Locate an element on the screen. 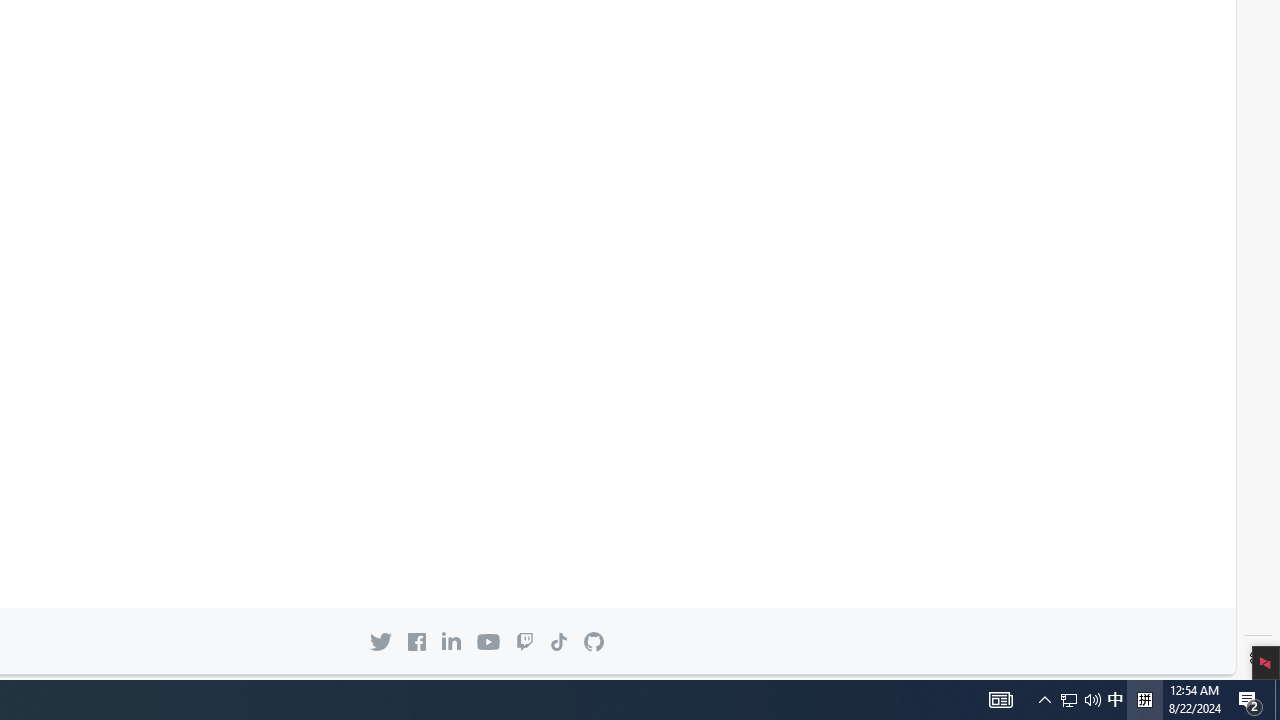 The width and height of the screenshot is (1280, 720). 'GitHub on Twitch' is located at coordinates (524, 641).